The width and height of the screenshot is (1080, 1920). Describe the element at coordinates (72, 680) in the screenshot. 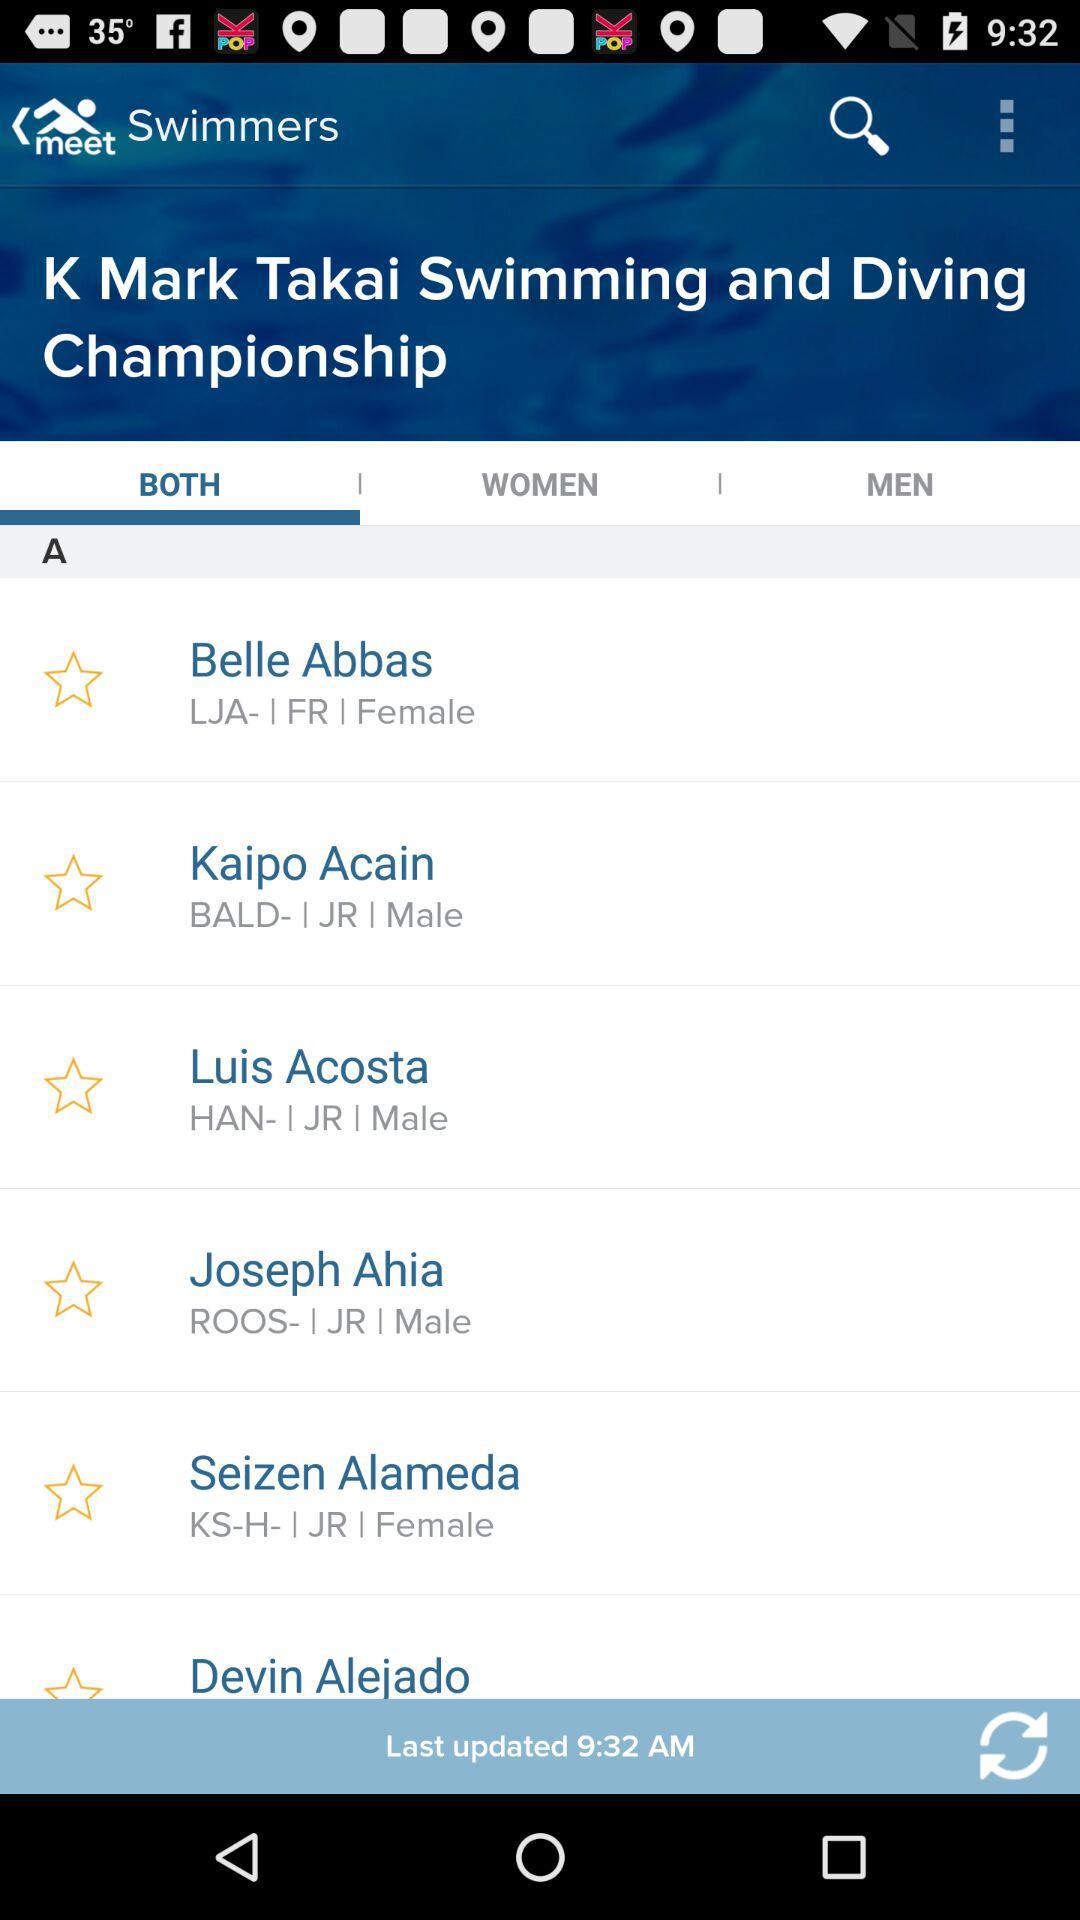

I see `to favorite` at that location.